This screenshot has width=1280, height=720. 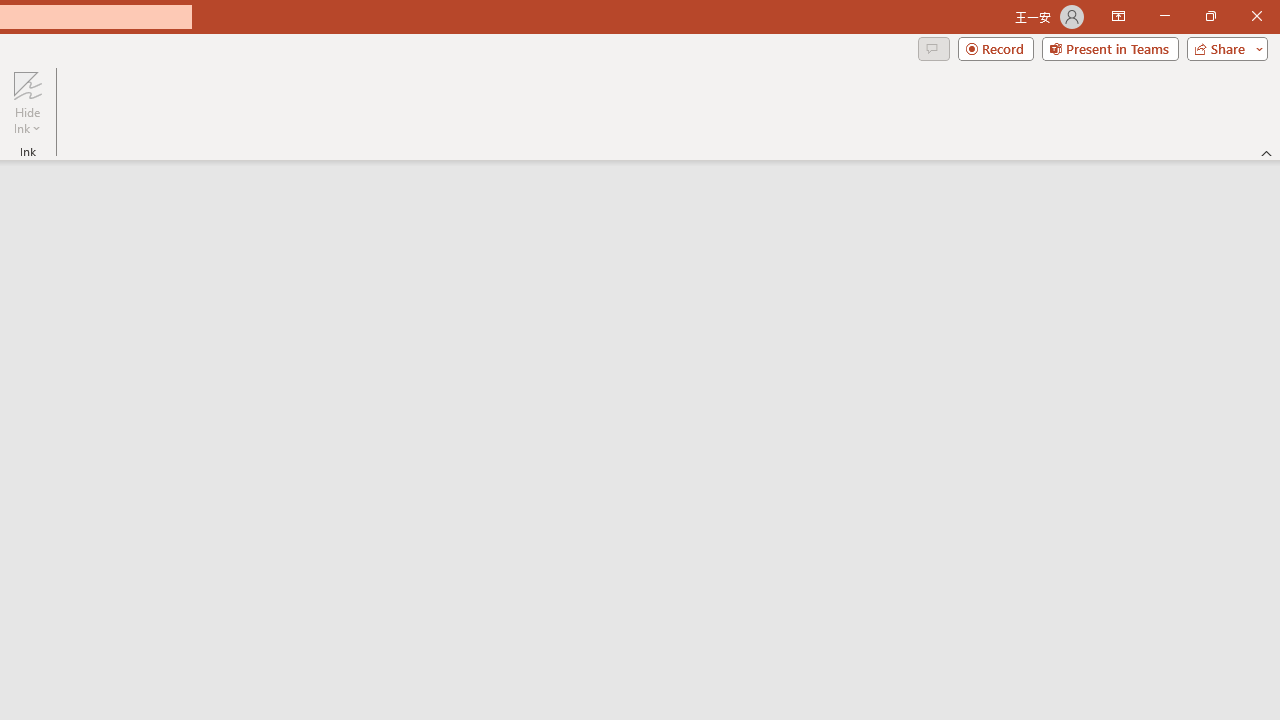 What do you see at coordinates (1209, 16) in the screenshot?
I see `'Restore Down'` at bounding box center [1209, 16].